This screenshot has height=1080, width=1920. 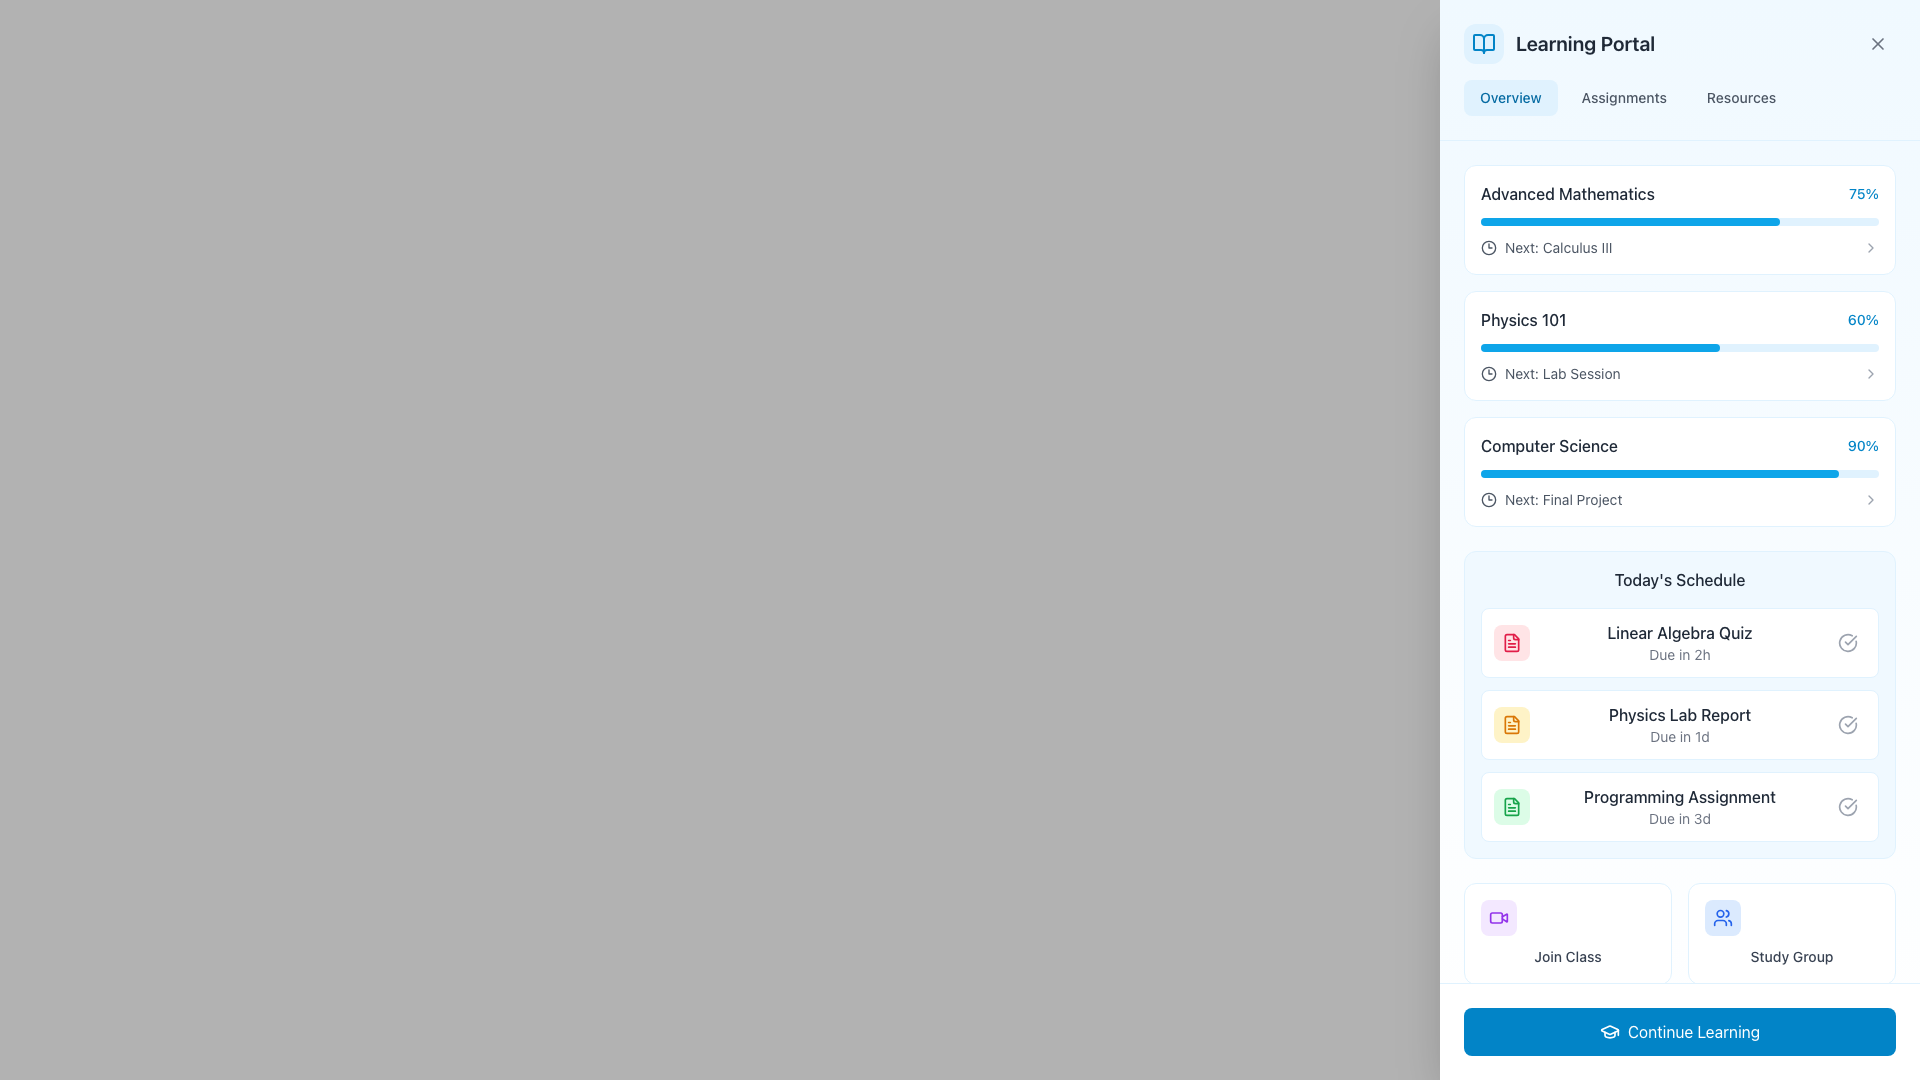 What do you see at coordinates (1567, 933) in the screenshot?
I see `the button in the top-left corner of the 2x2 grid under 'Today's Schedule' to join the class` at bounding box center [1567, 933].